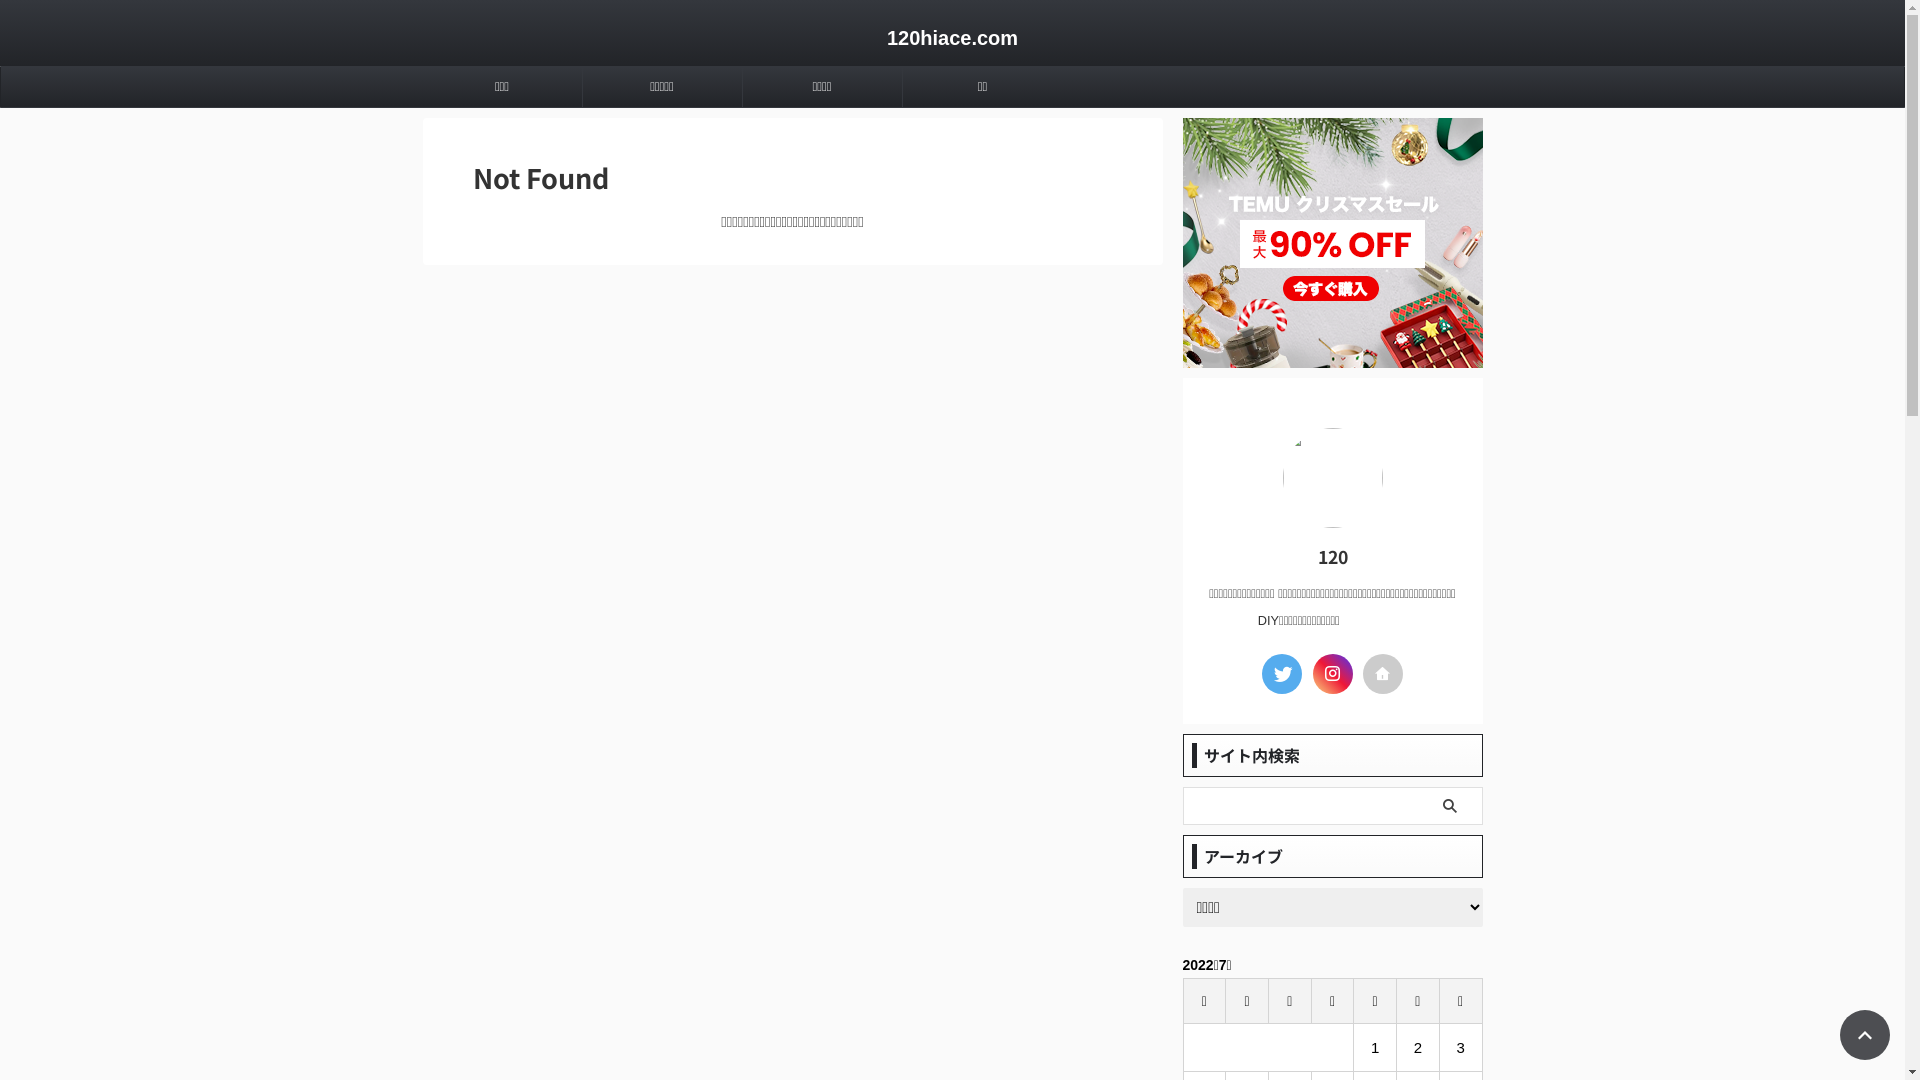 This screenshot has height=1080, width=1920. Describe the element at coordinates (951, 38) in the screenshot. I see `'120hiace.com'` at that location.